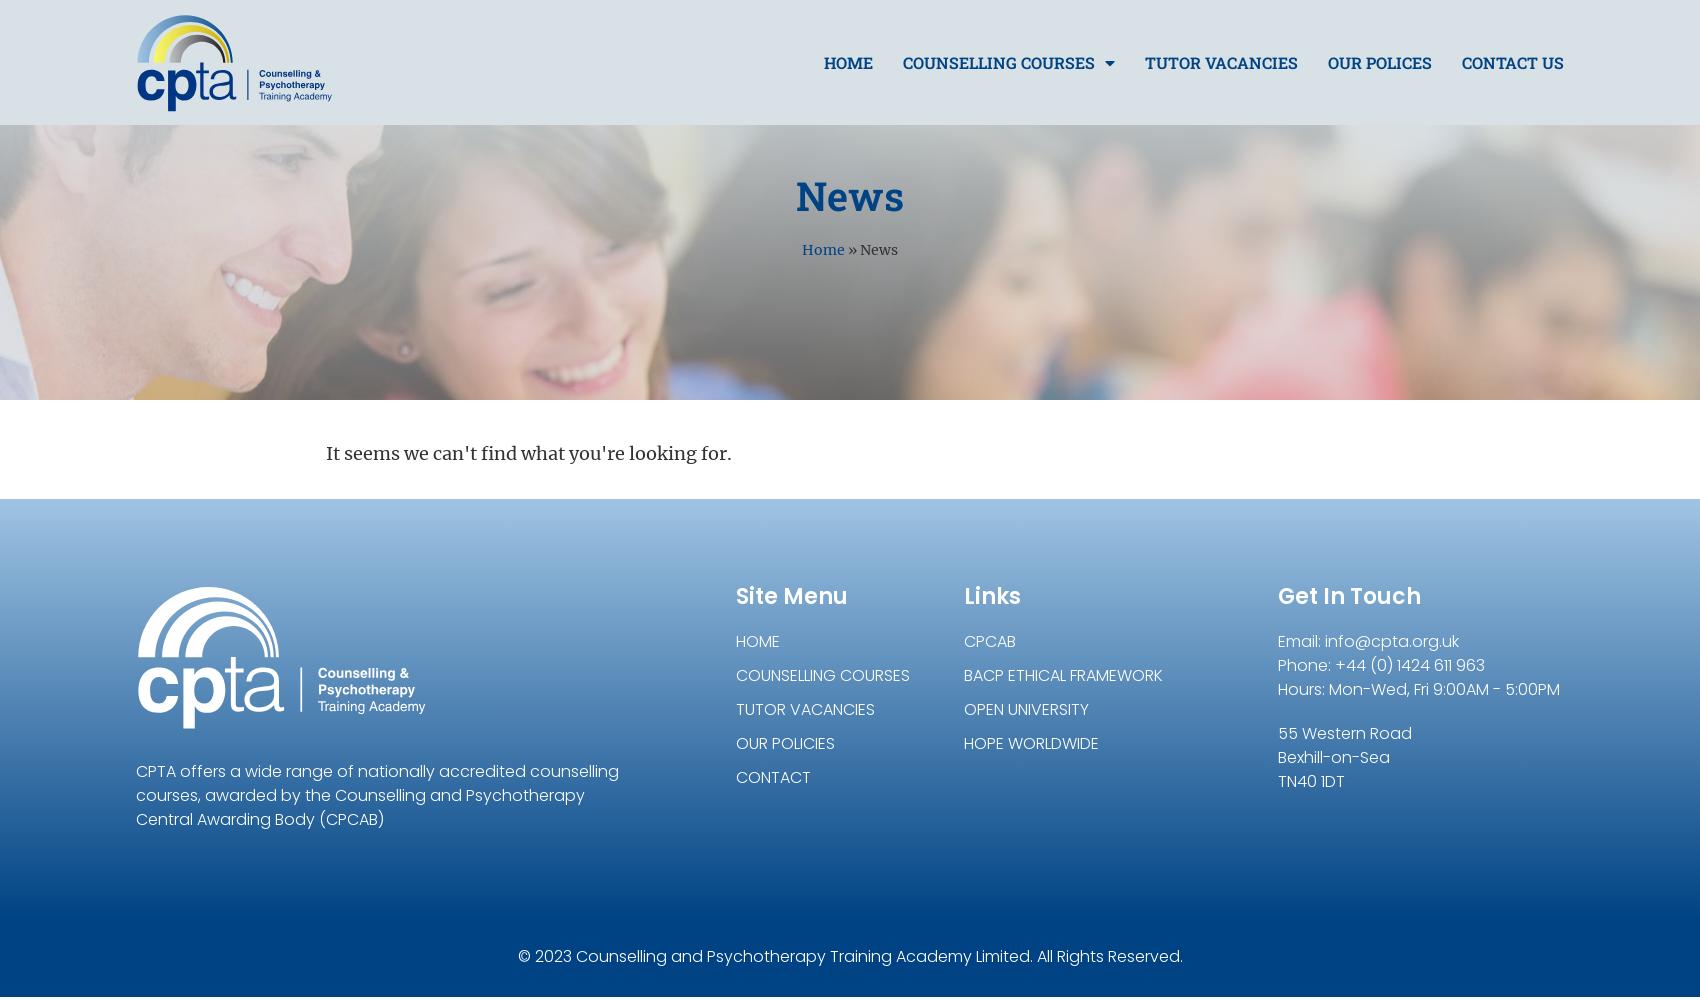 This screenshot has height=1000, width=1700. What do you see at coordinates (848, 955) in the screenshot?
I see `'© 2023 Counselling and Psychotherapy Training Academy Limited. All Rights Reserved.'` at bounding box center [848, 955].